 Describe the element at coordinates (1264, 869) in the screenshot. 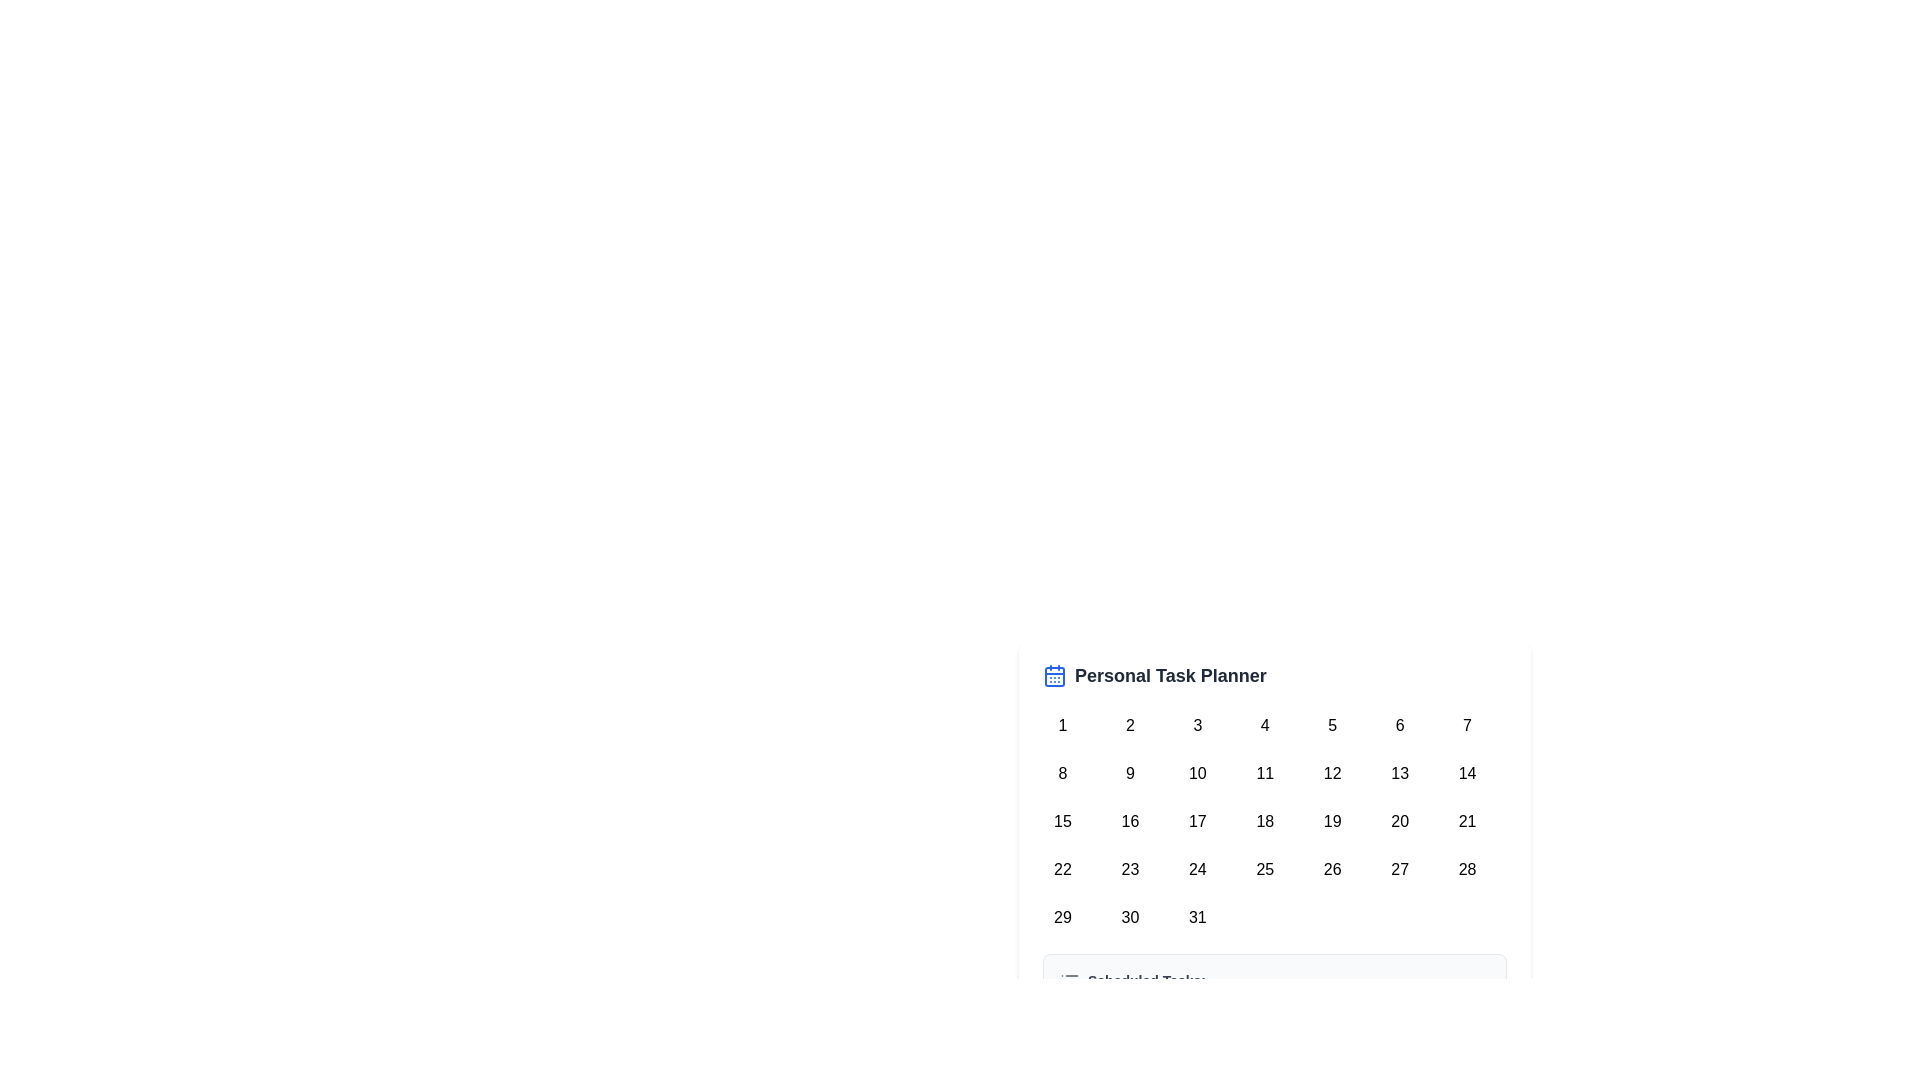

I see `the button labeled '25', which is a small square with a rounded border located in the fourth row and fourth column of a 7-column grid in the calendar component` at that location.